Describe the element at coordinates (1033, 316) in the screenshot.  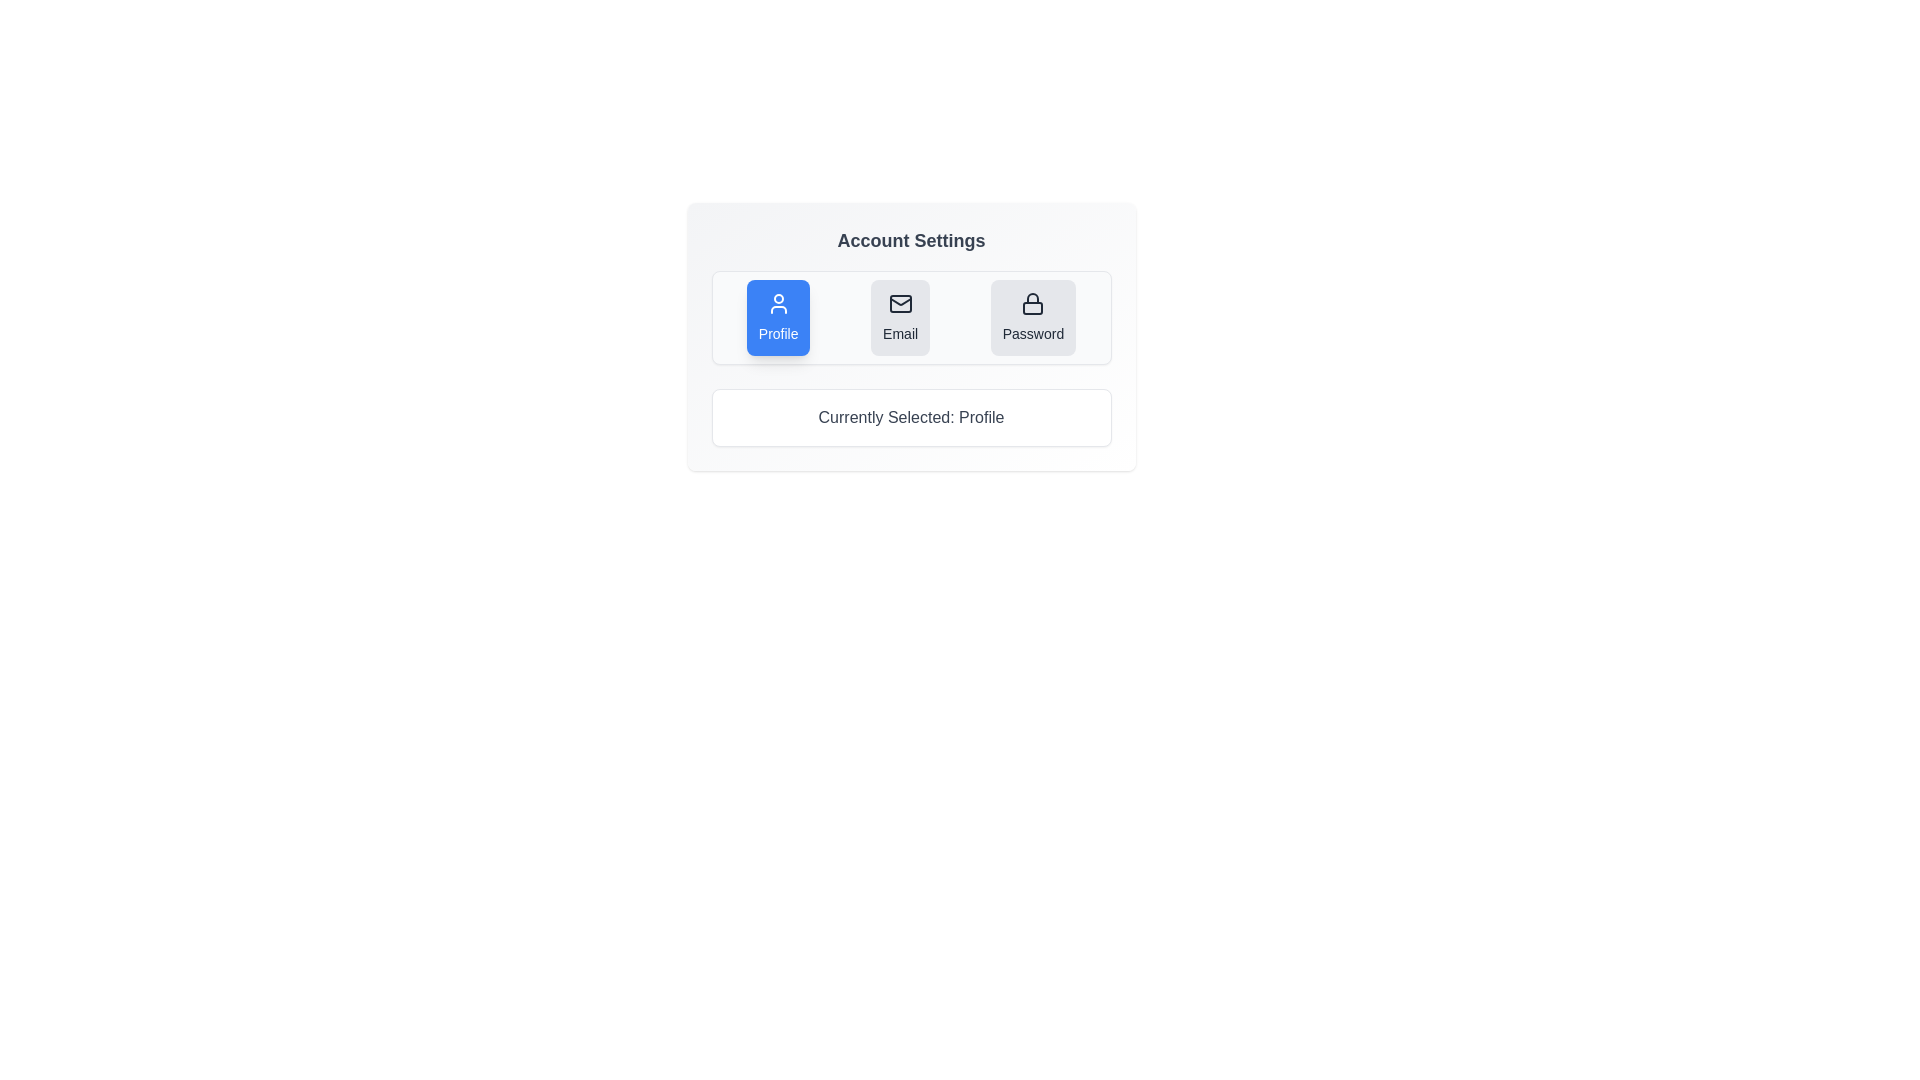
I see `the button corresponding to Password to select it` at that location.